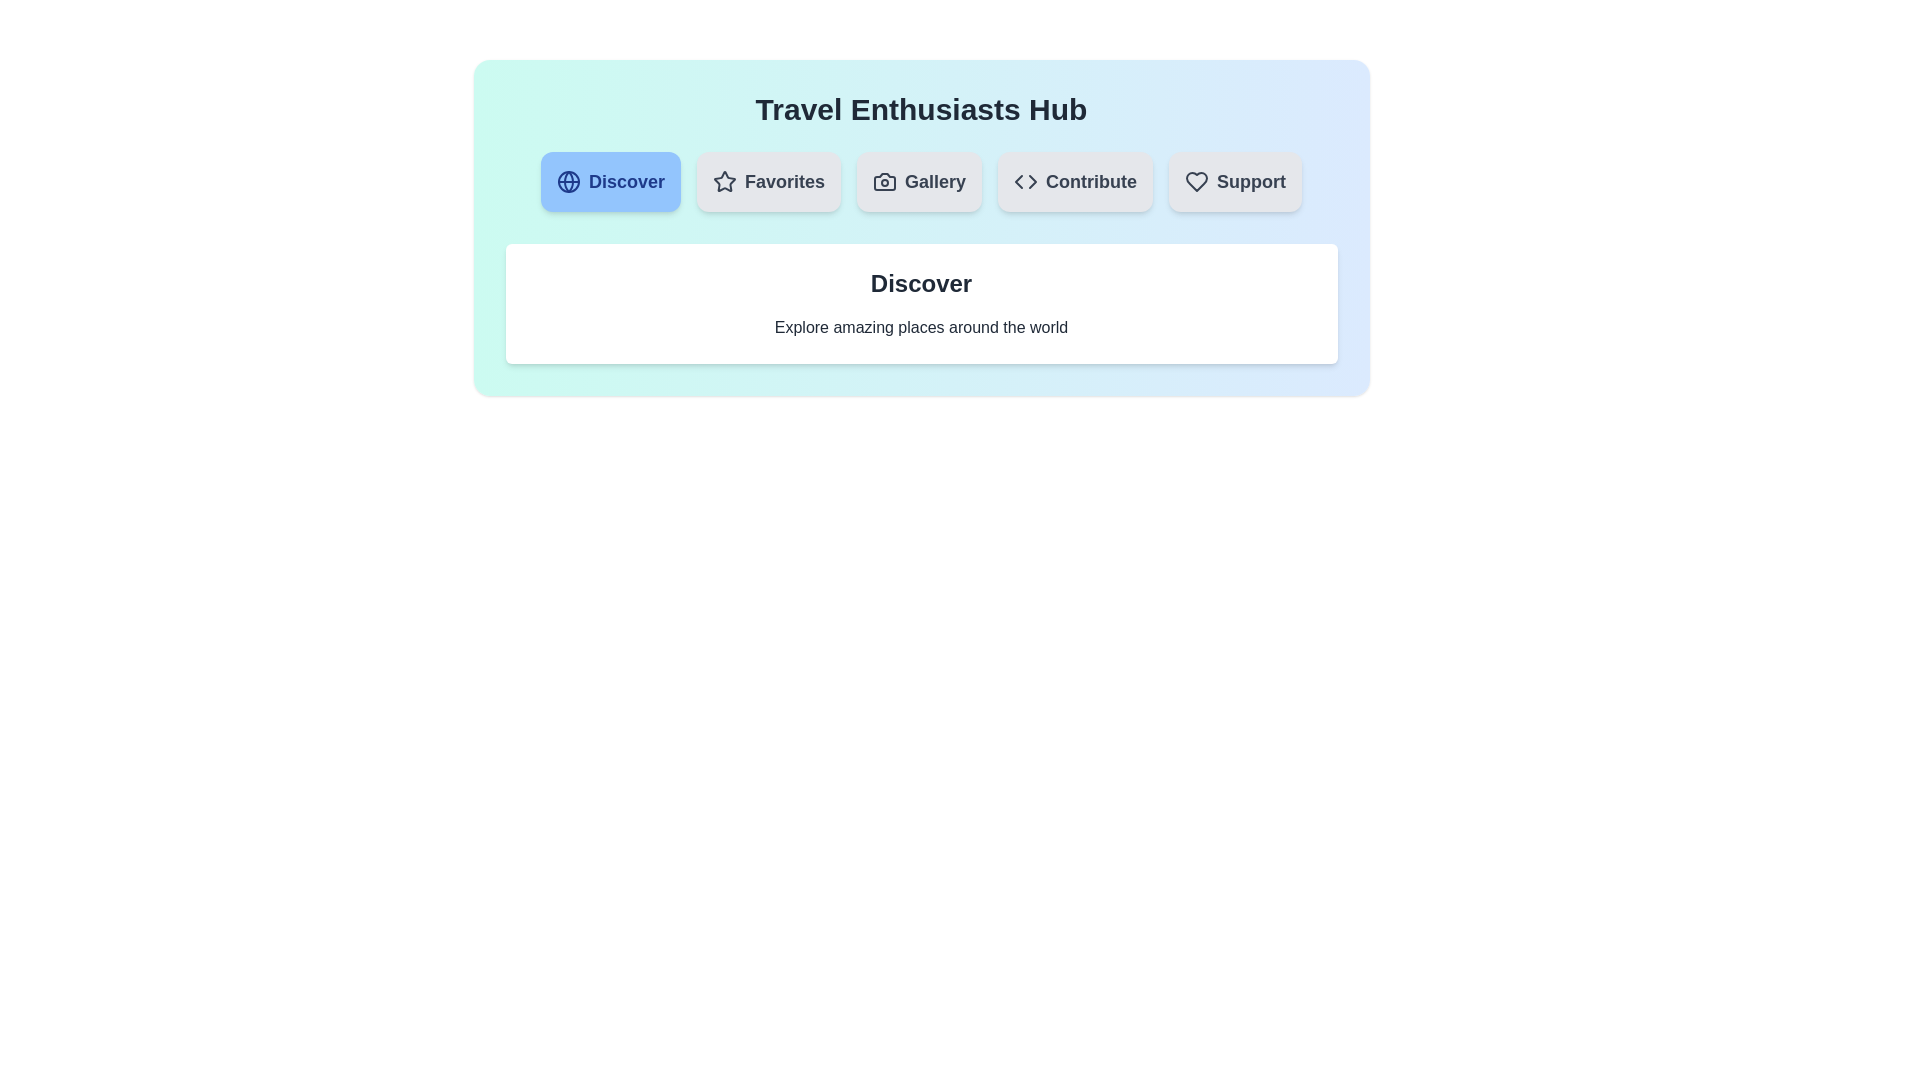 The width and height of the screenshot is (1920, 1080). Describe the element at coordinates (1197, 181) in the screenshot. I see `the heart icon within the 'Support' button, which is the fifth item in the top center navigation menu` at that location.